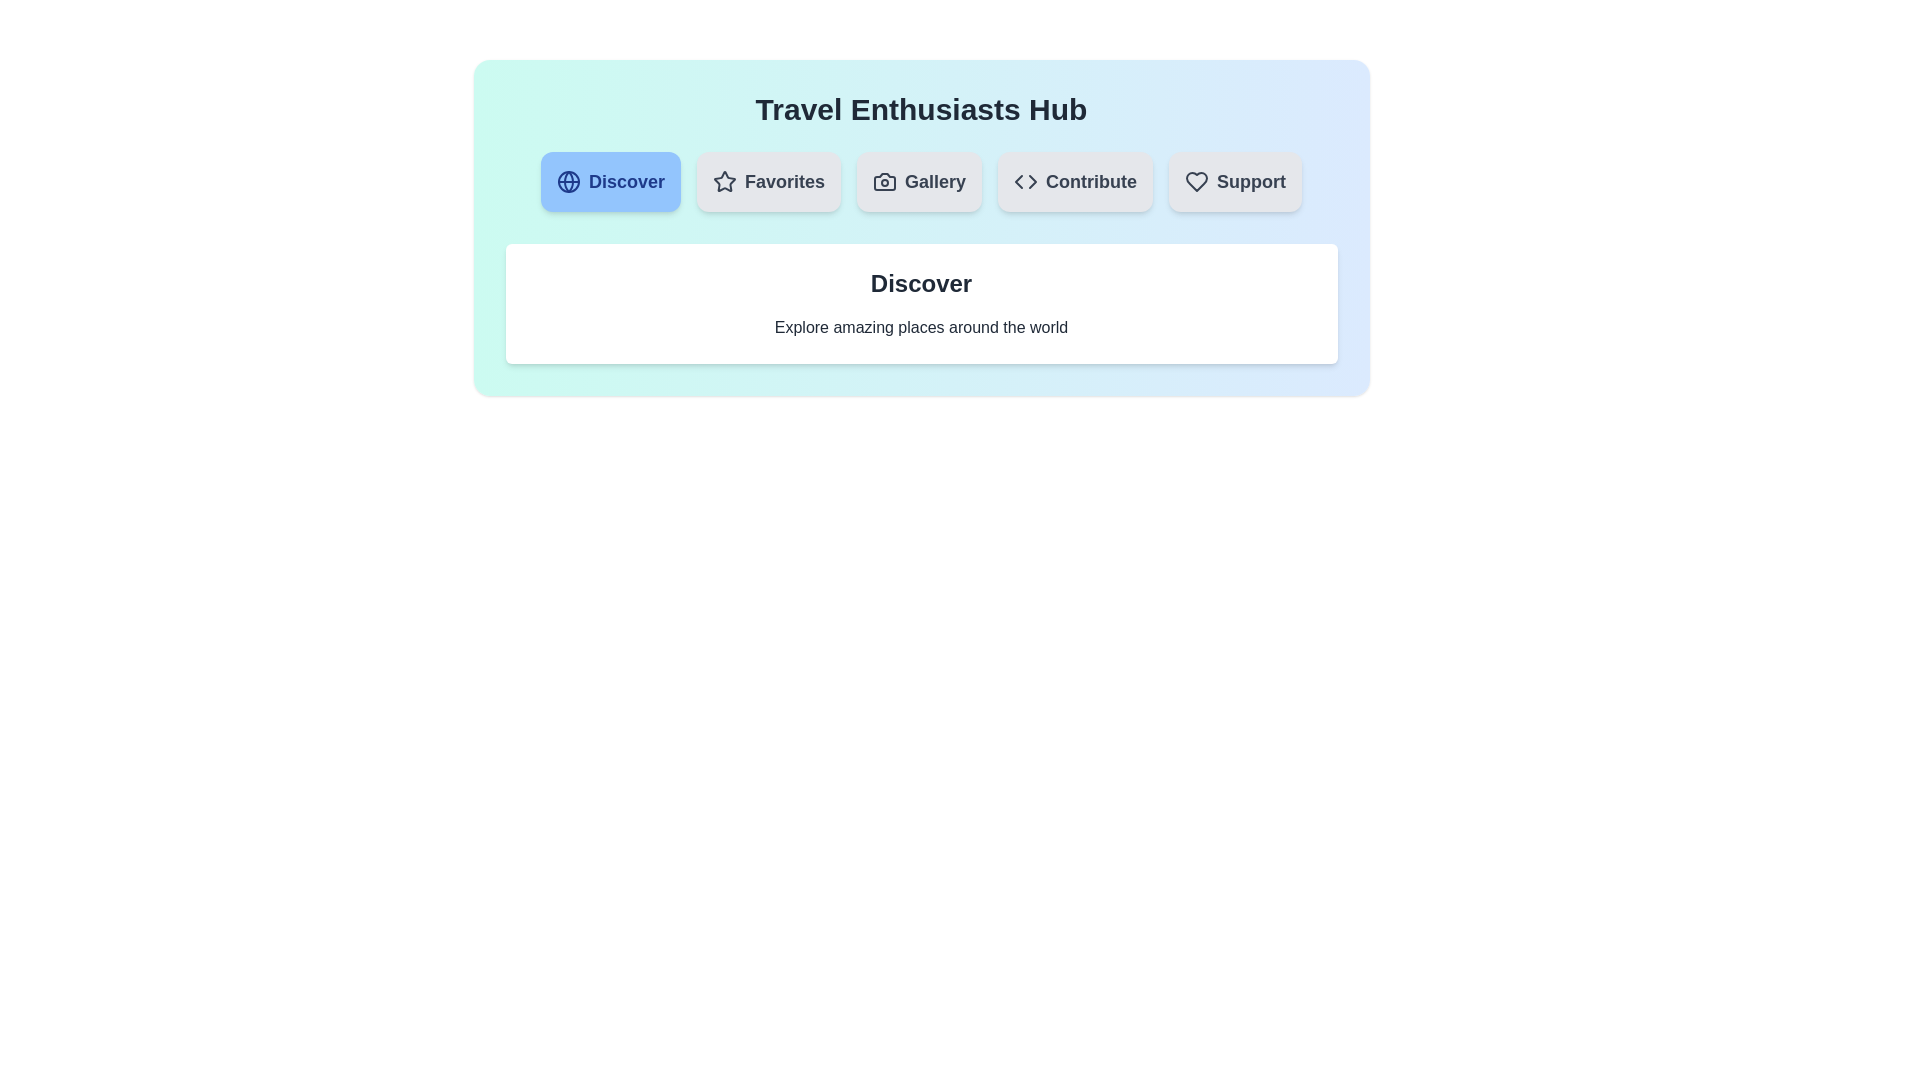 The width and height of the screenshot is (1920, 1080). Describe the element at coordinates (1197, 181) in the screenshot. I see `the heart icon within the 'Support' button, which is the fifth item in the top center navigation menu` at that location.